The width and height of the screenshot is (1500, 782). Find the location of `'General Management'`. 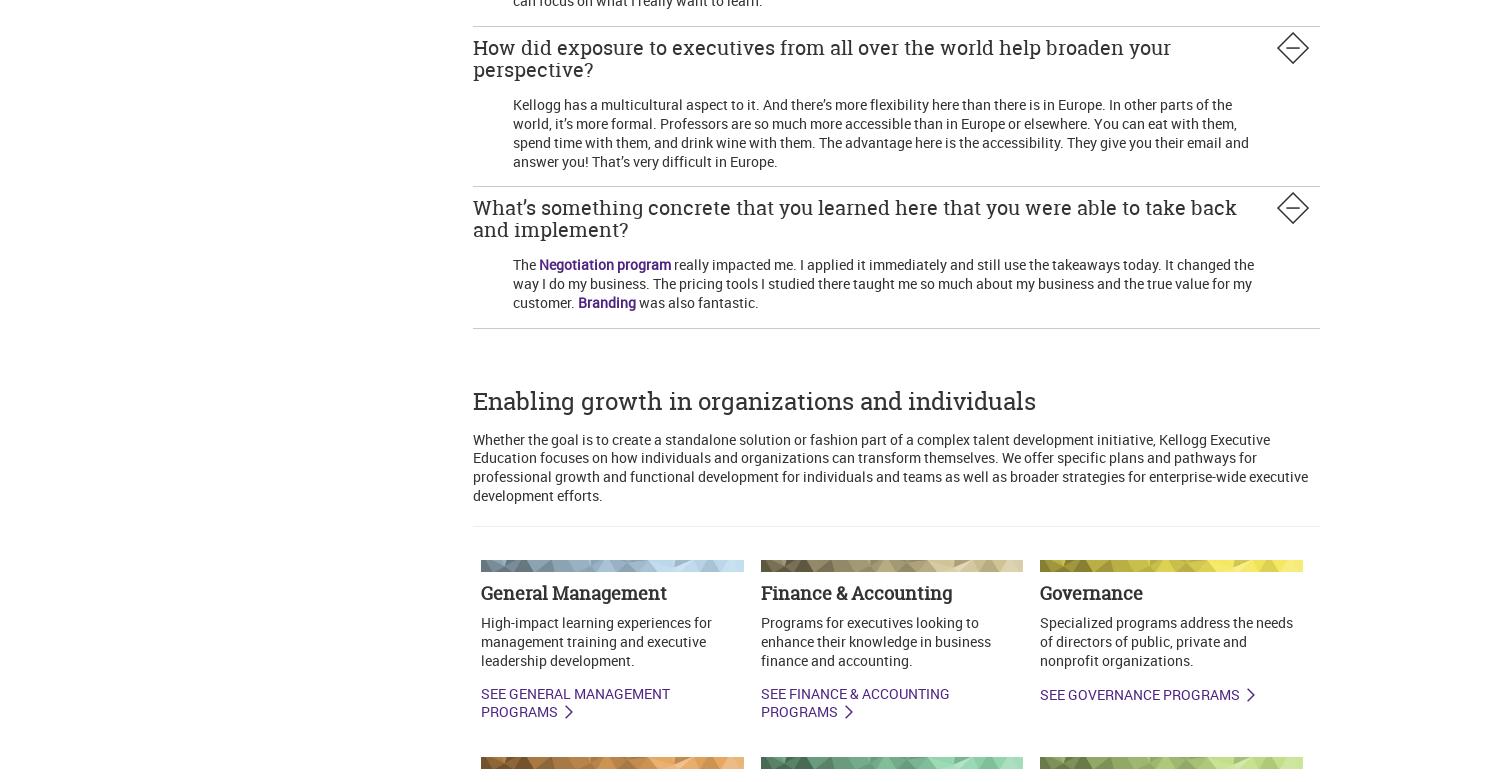

'General Management' is located at coordinates (572, 592).